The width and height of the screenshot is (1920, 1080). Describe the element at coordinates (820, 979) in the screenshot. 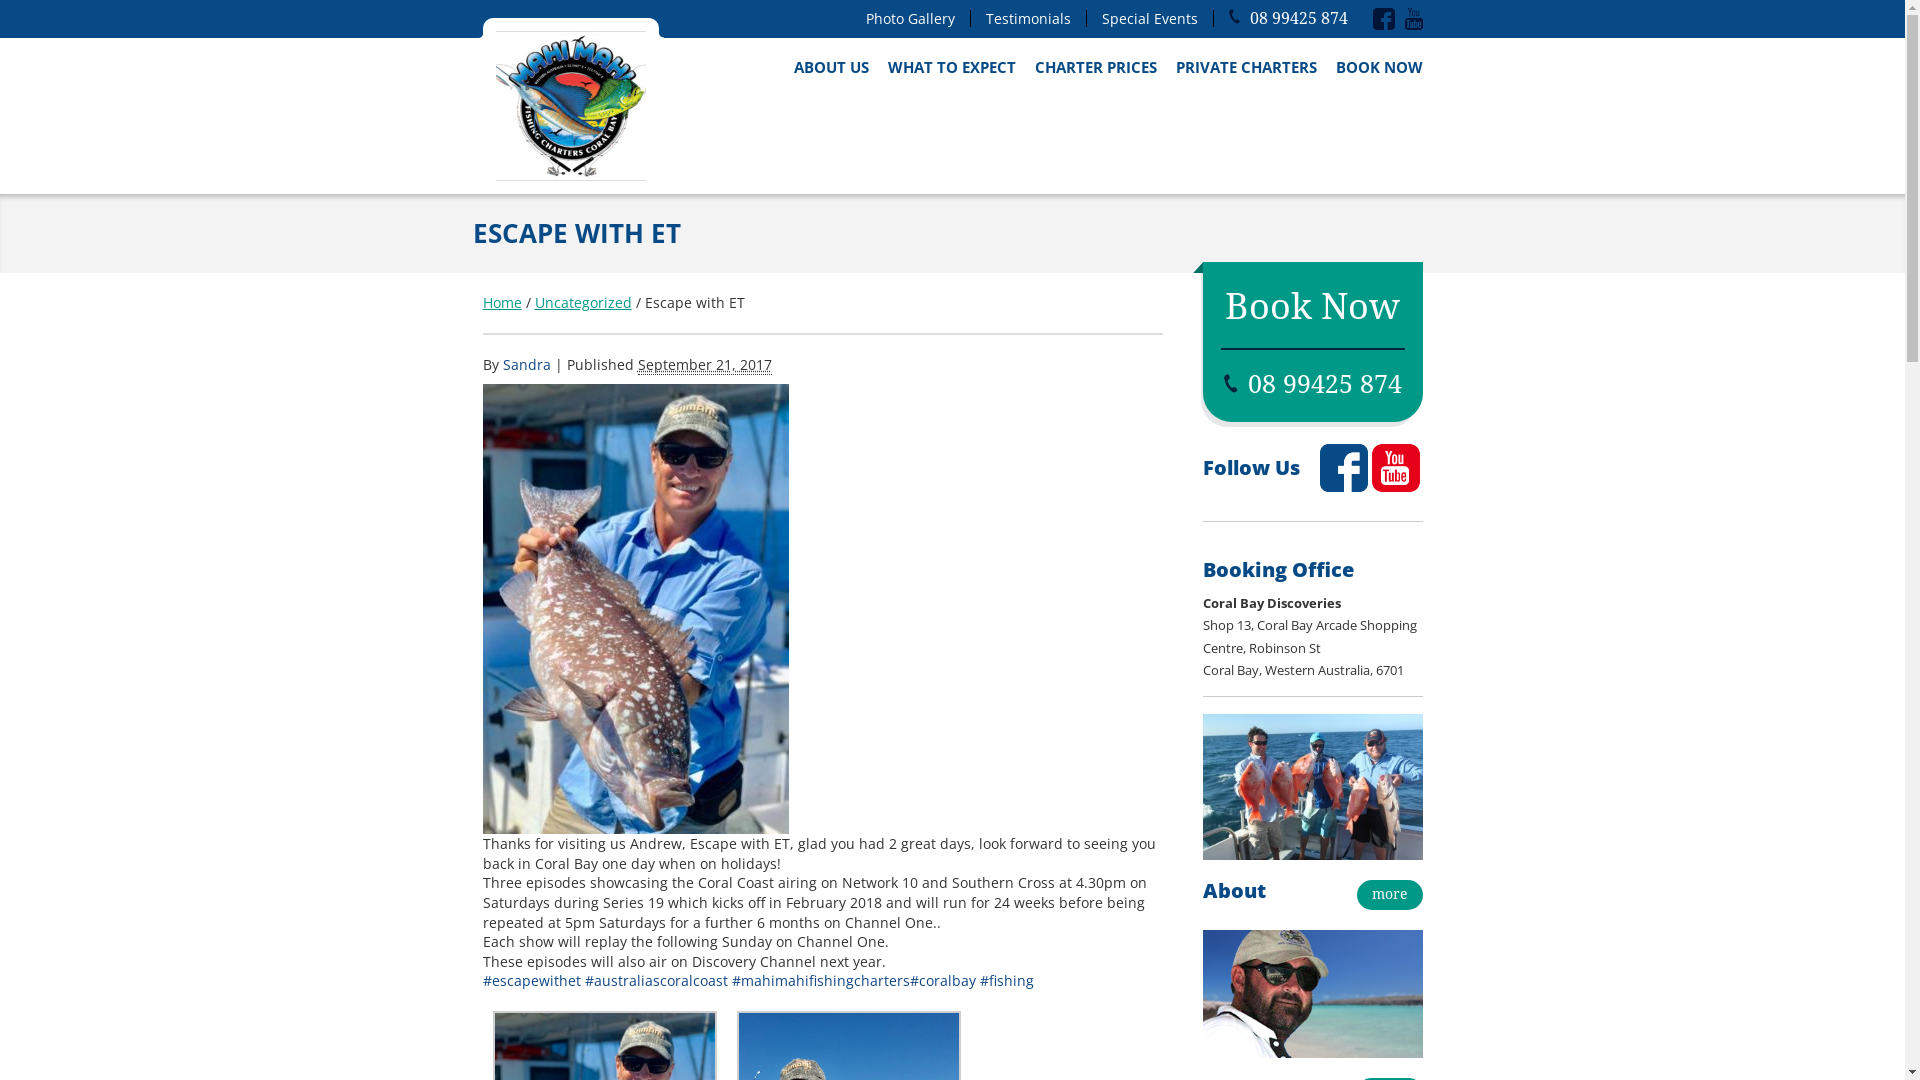

I see `'#mahimahifishingcharters'` at that location.